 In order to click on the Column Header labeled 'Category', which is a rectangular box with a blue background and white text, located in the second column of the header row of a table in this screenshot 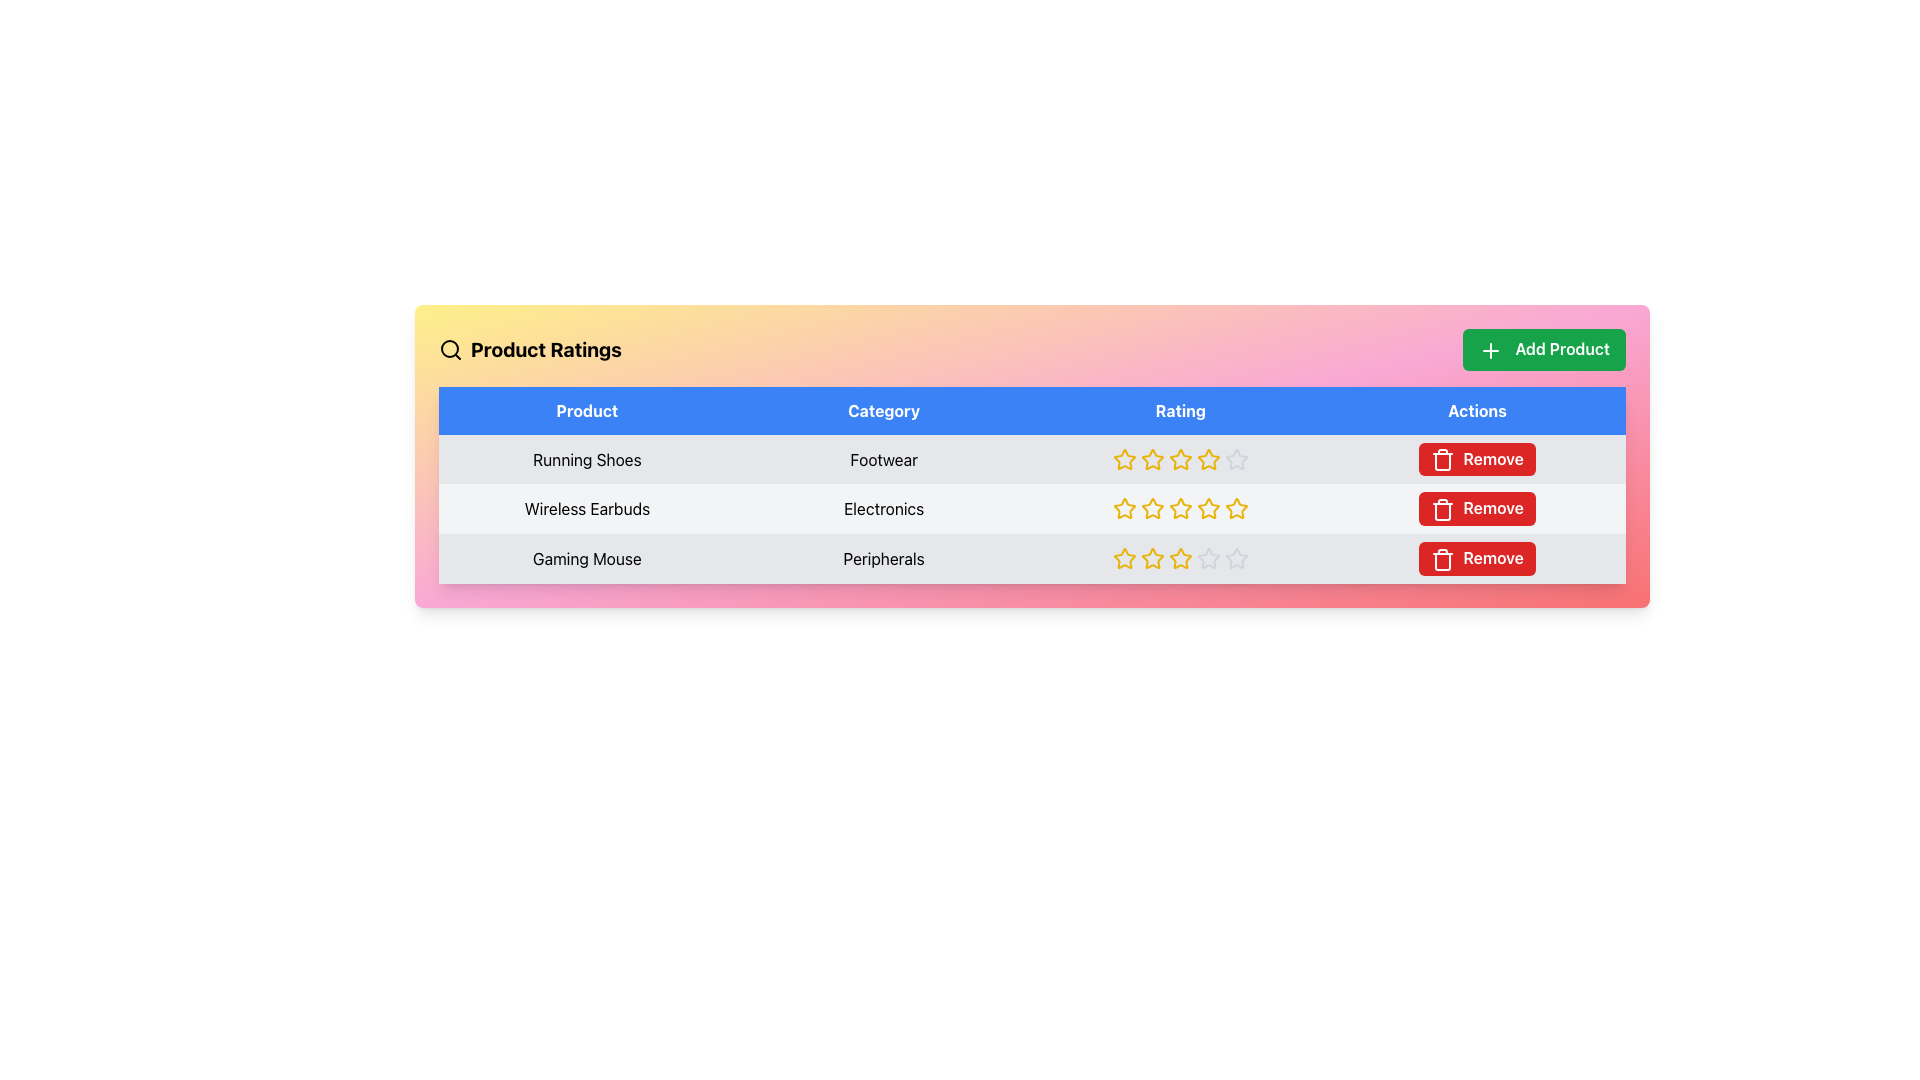, I will do `click(883, 409)`.